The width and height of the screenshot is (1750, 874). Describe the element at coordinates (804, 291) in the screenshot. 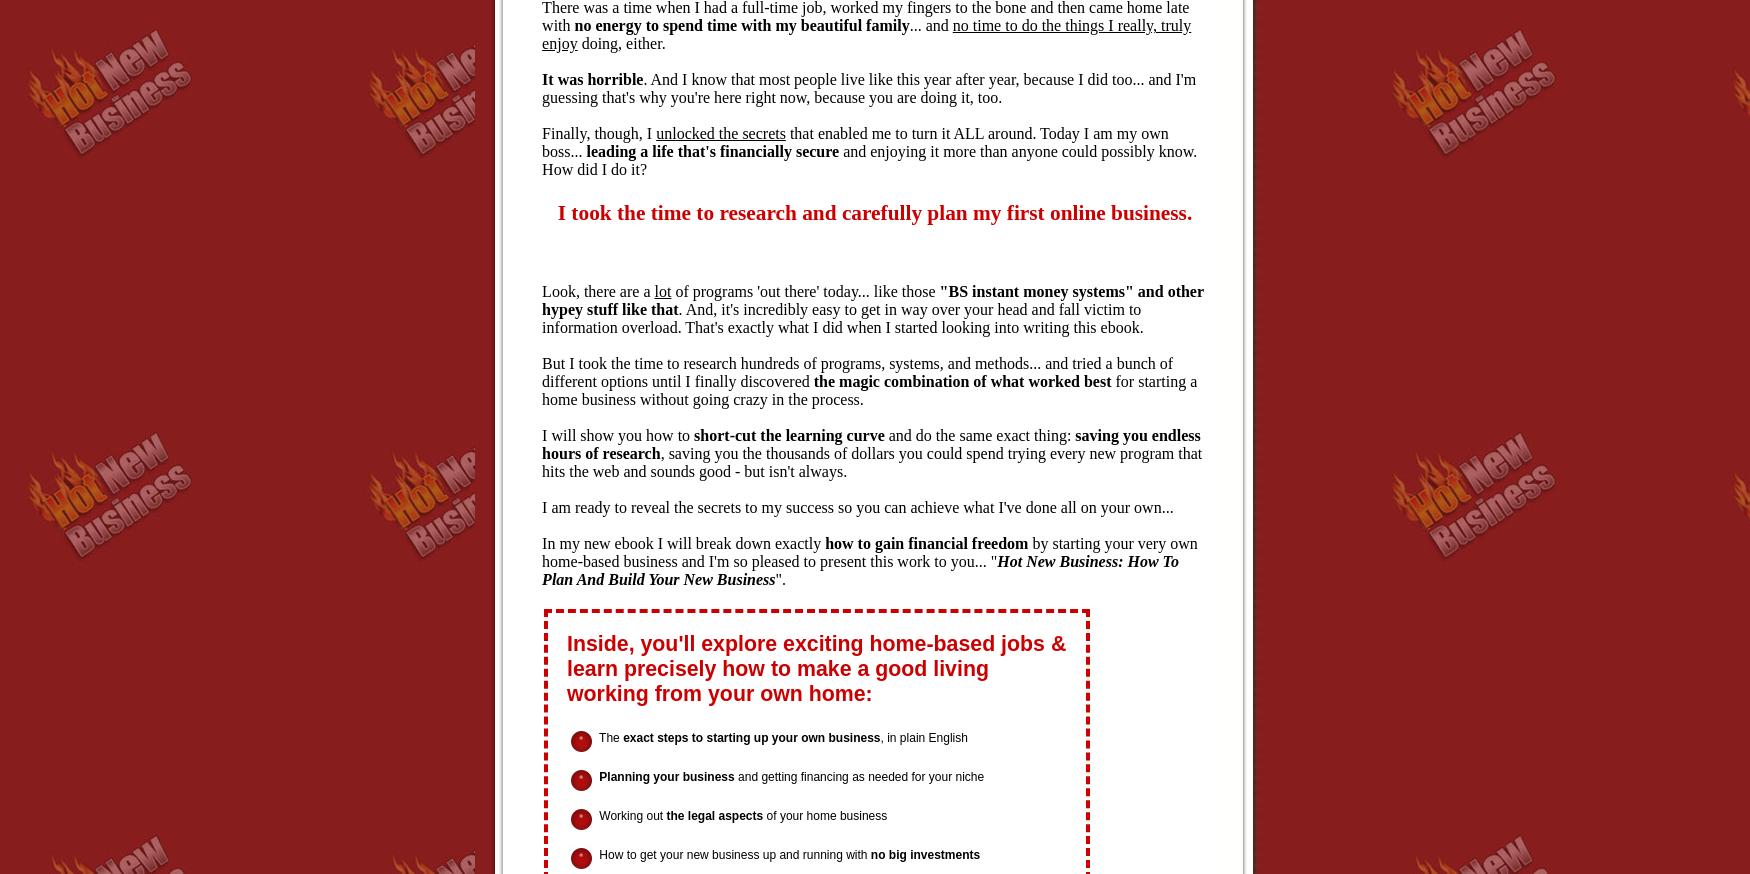

I see `'of programs 'out there' today... like those'` at that location.